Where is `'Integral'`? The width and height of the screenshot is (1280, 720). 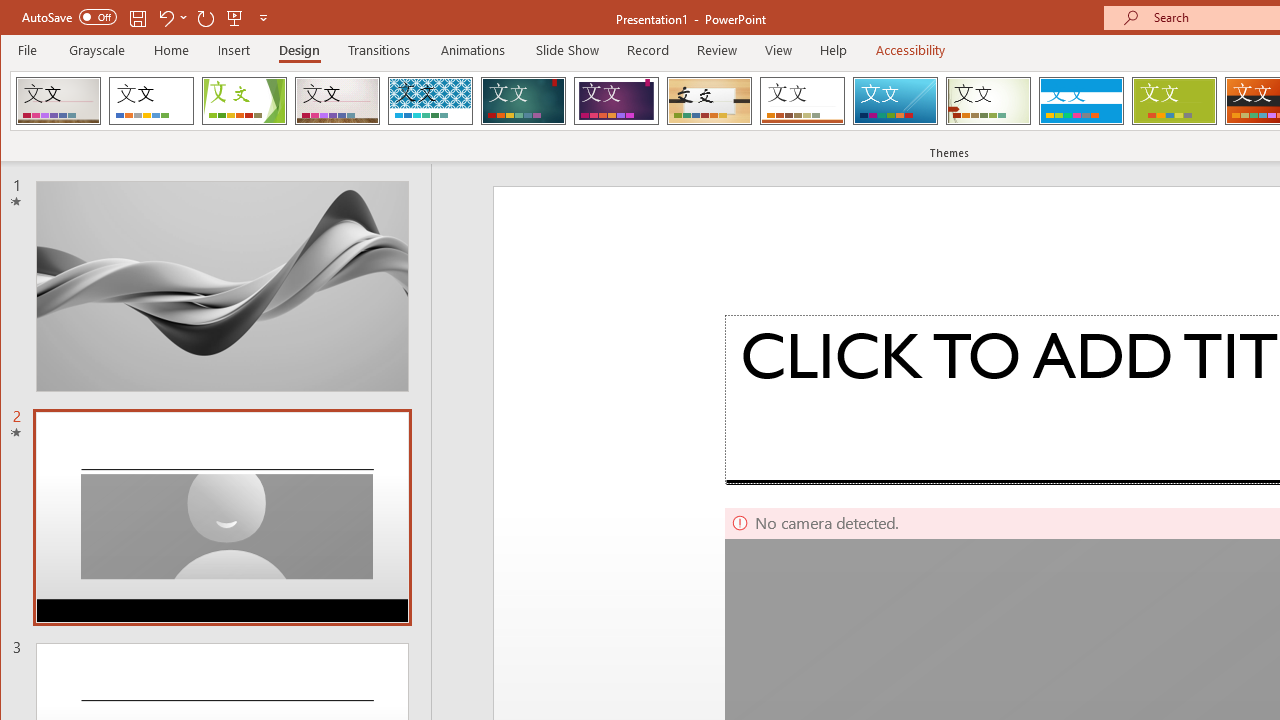
'Integral' is located at coordinates (429, 100).